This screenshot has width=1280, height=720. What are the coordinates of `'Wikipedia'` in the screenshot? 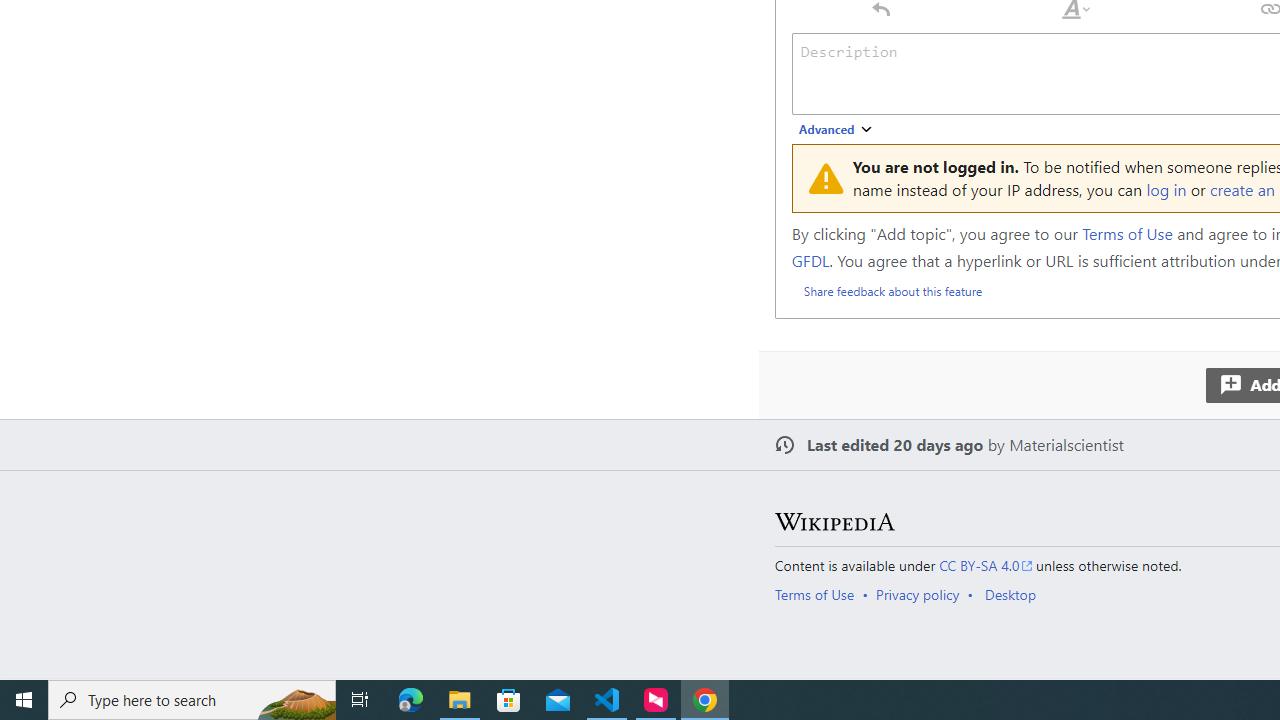 It's located at (834, 521).